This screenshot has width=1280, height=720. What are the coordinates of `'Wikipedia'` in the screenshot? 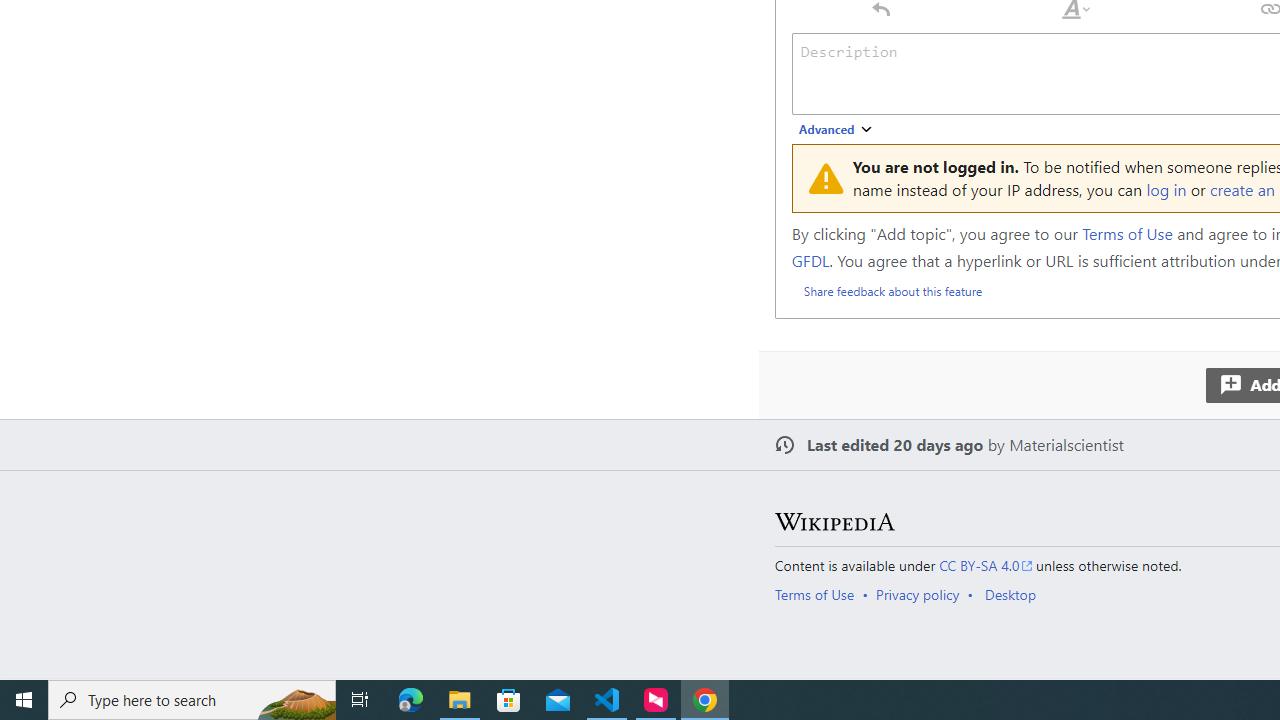 It's located at (834, 521).